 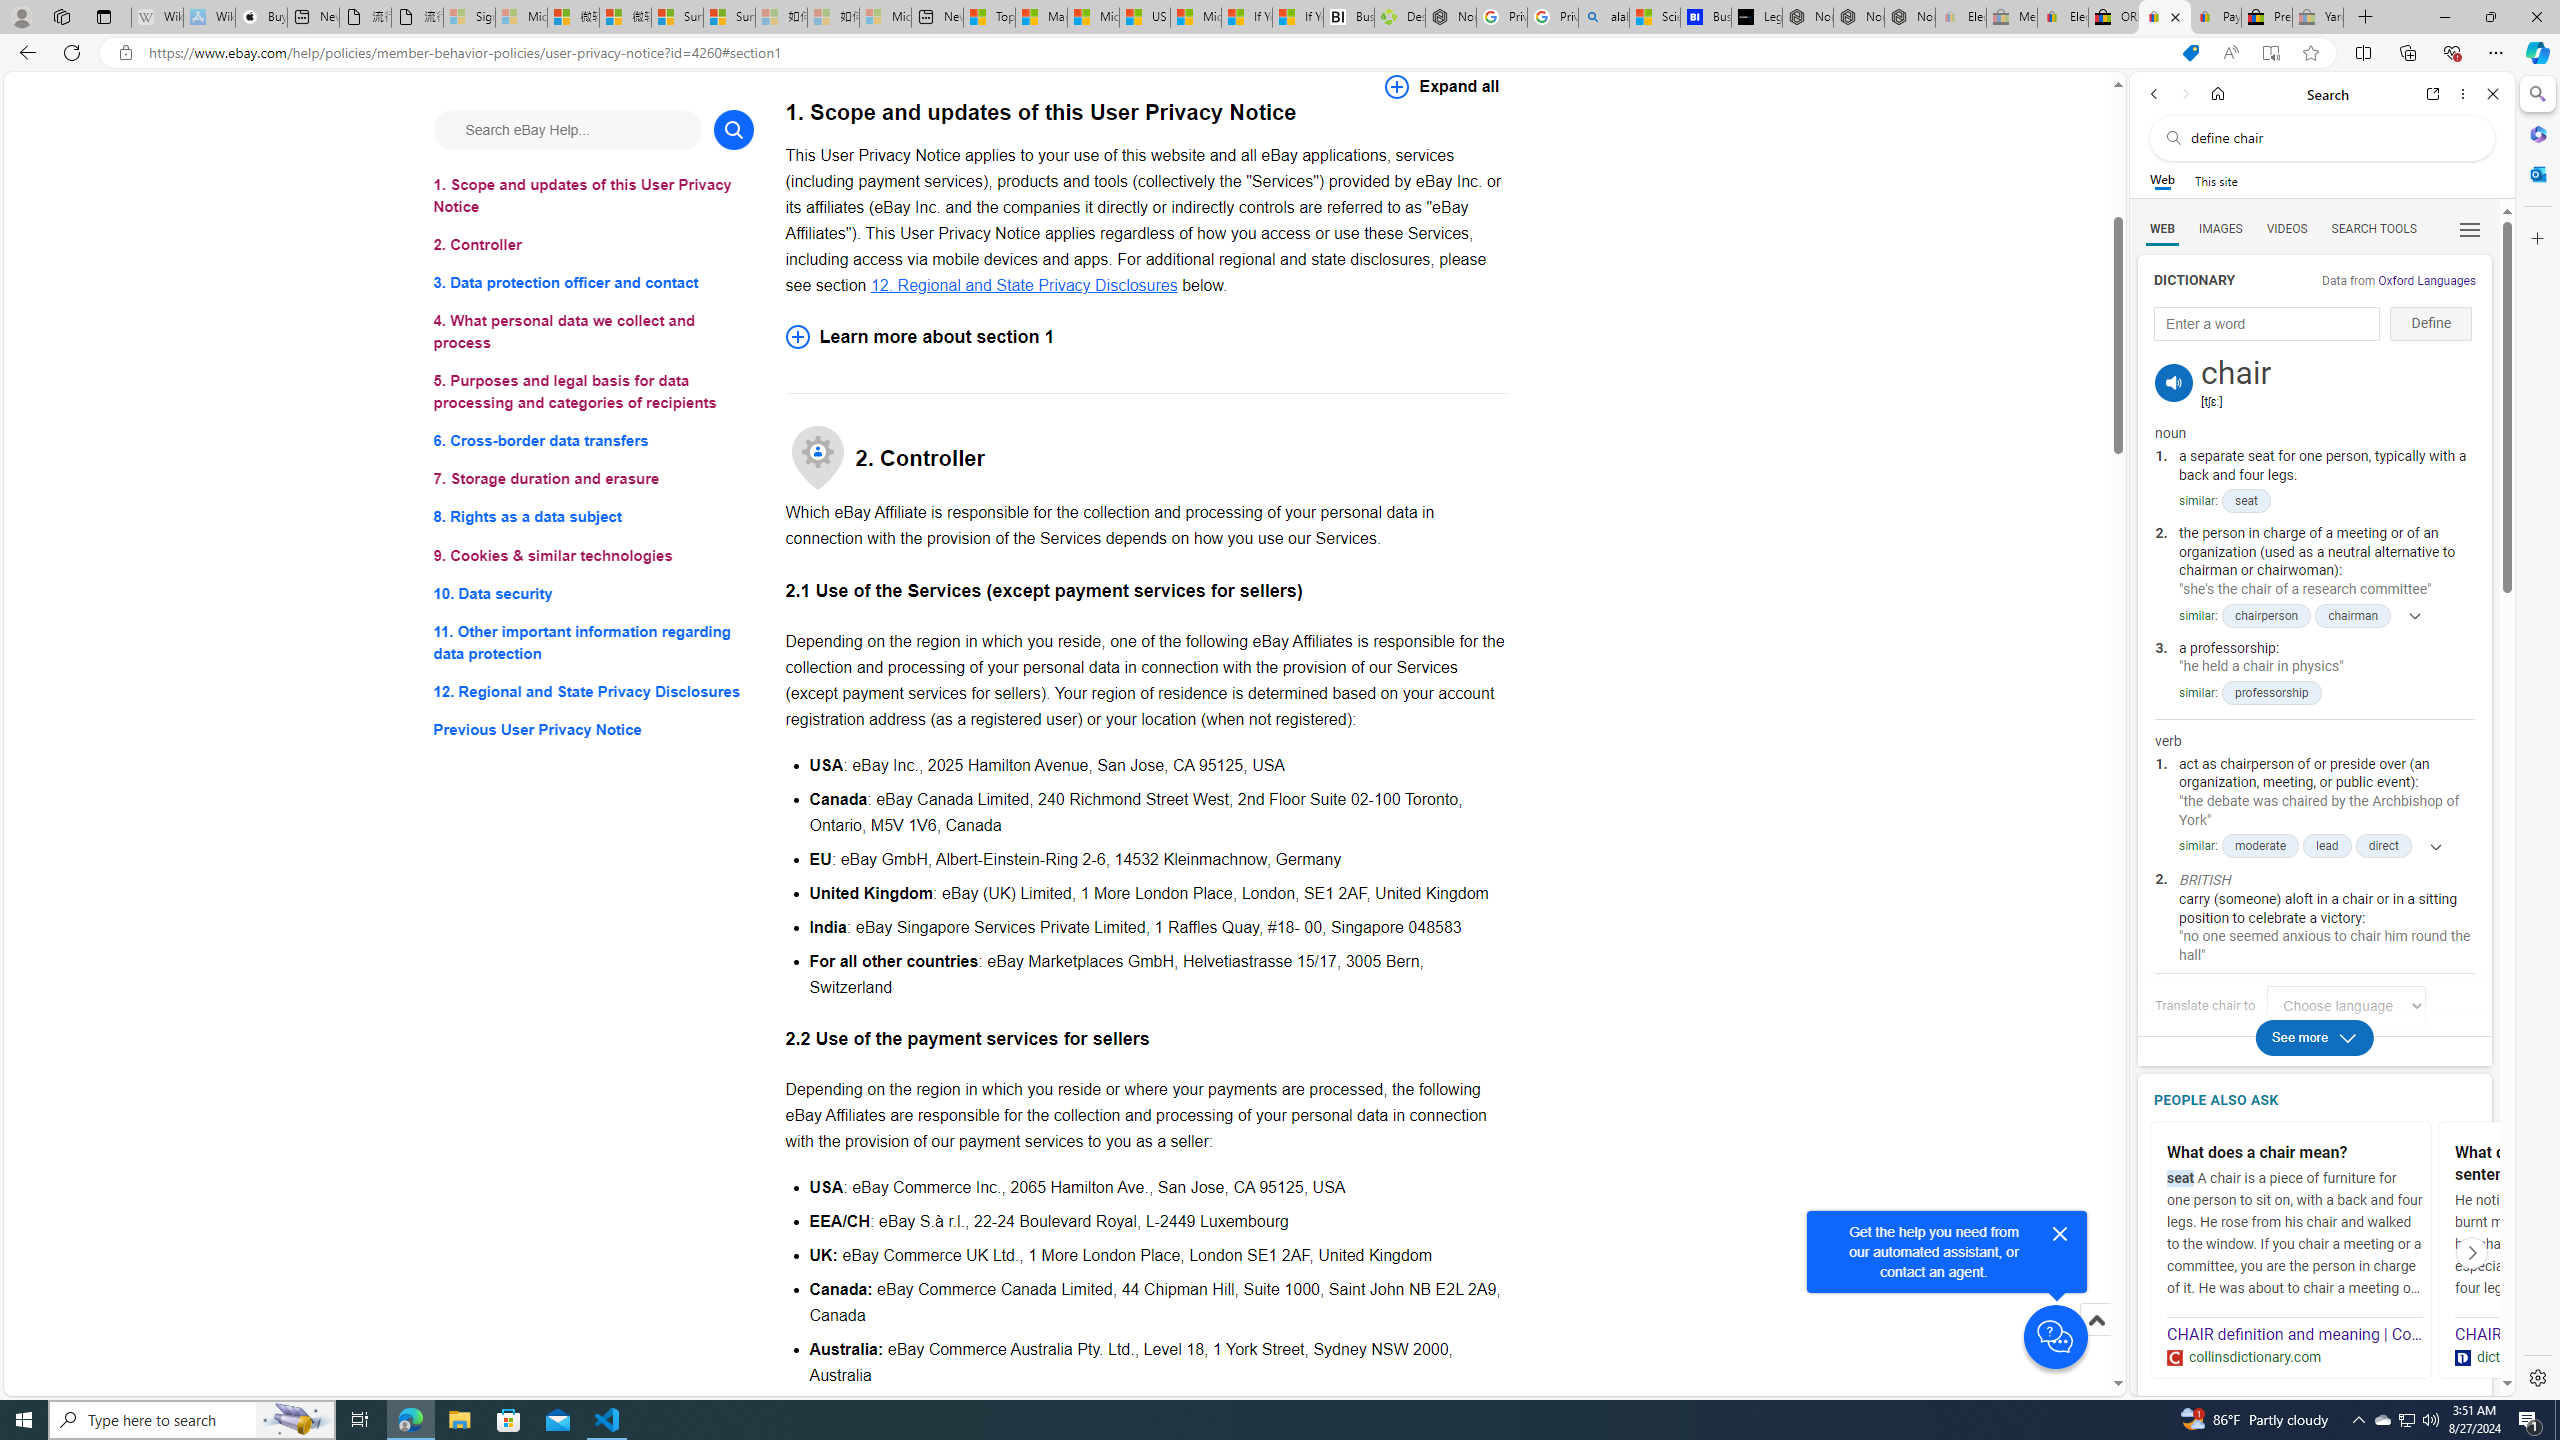 I want to click on 'Link for logging', so click(x=2352, y=1006).